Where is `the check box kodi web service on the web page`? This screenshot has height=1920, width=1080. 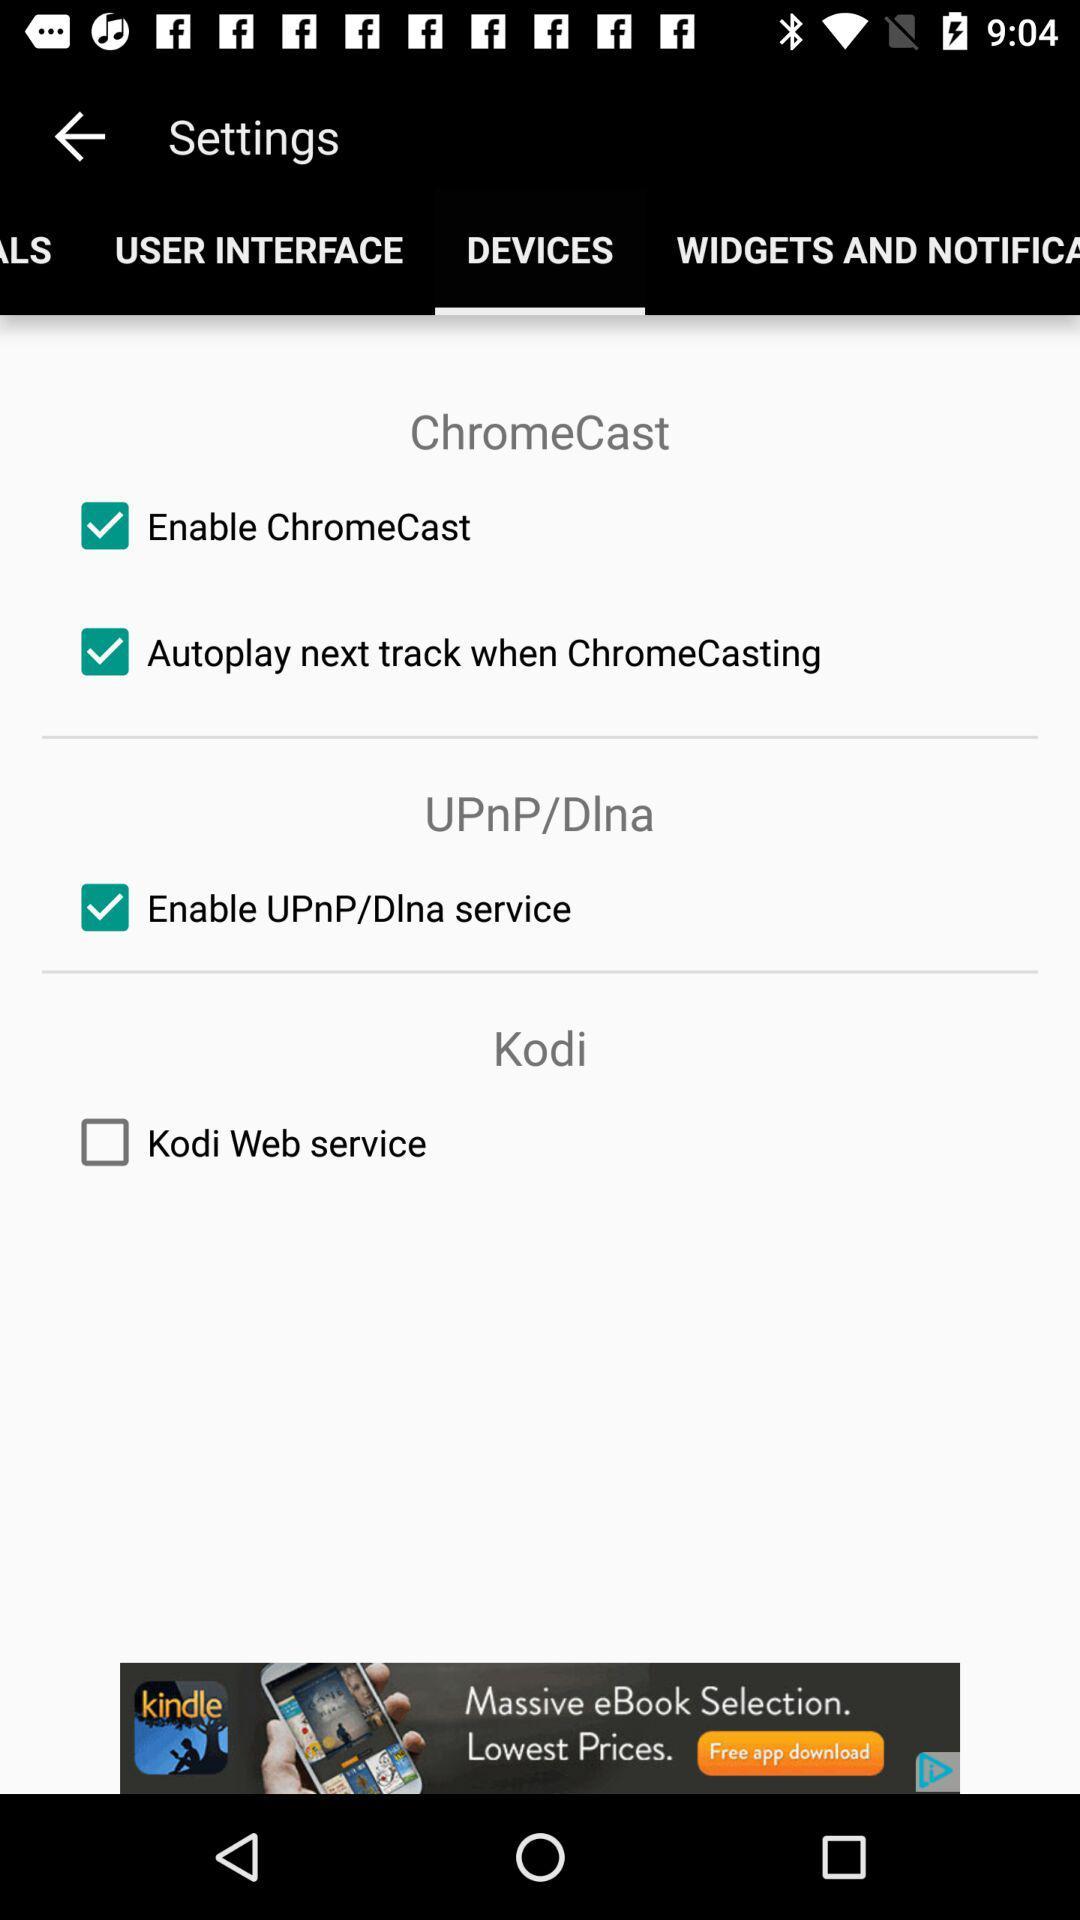 the check box kodi web service on the web page is located at coordinates (540, 1142).